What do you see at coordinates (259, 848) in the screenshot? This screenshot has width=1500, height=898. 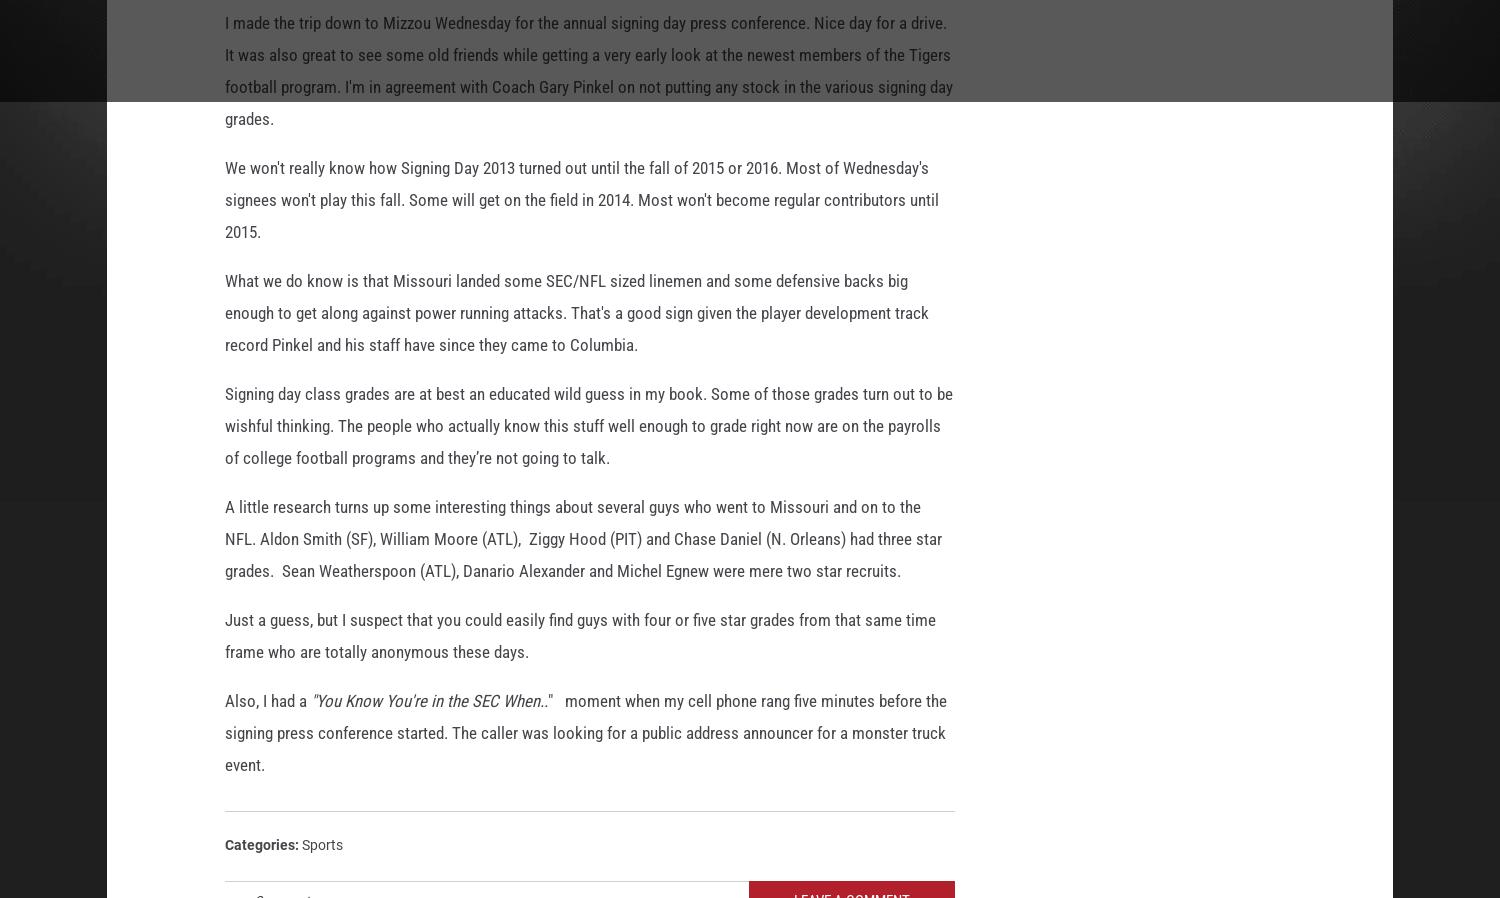 I see `'Categories'` at bounding box center [259, 848].